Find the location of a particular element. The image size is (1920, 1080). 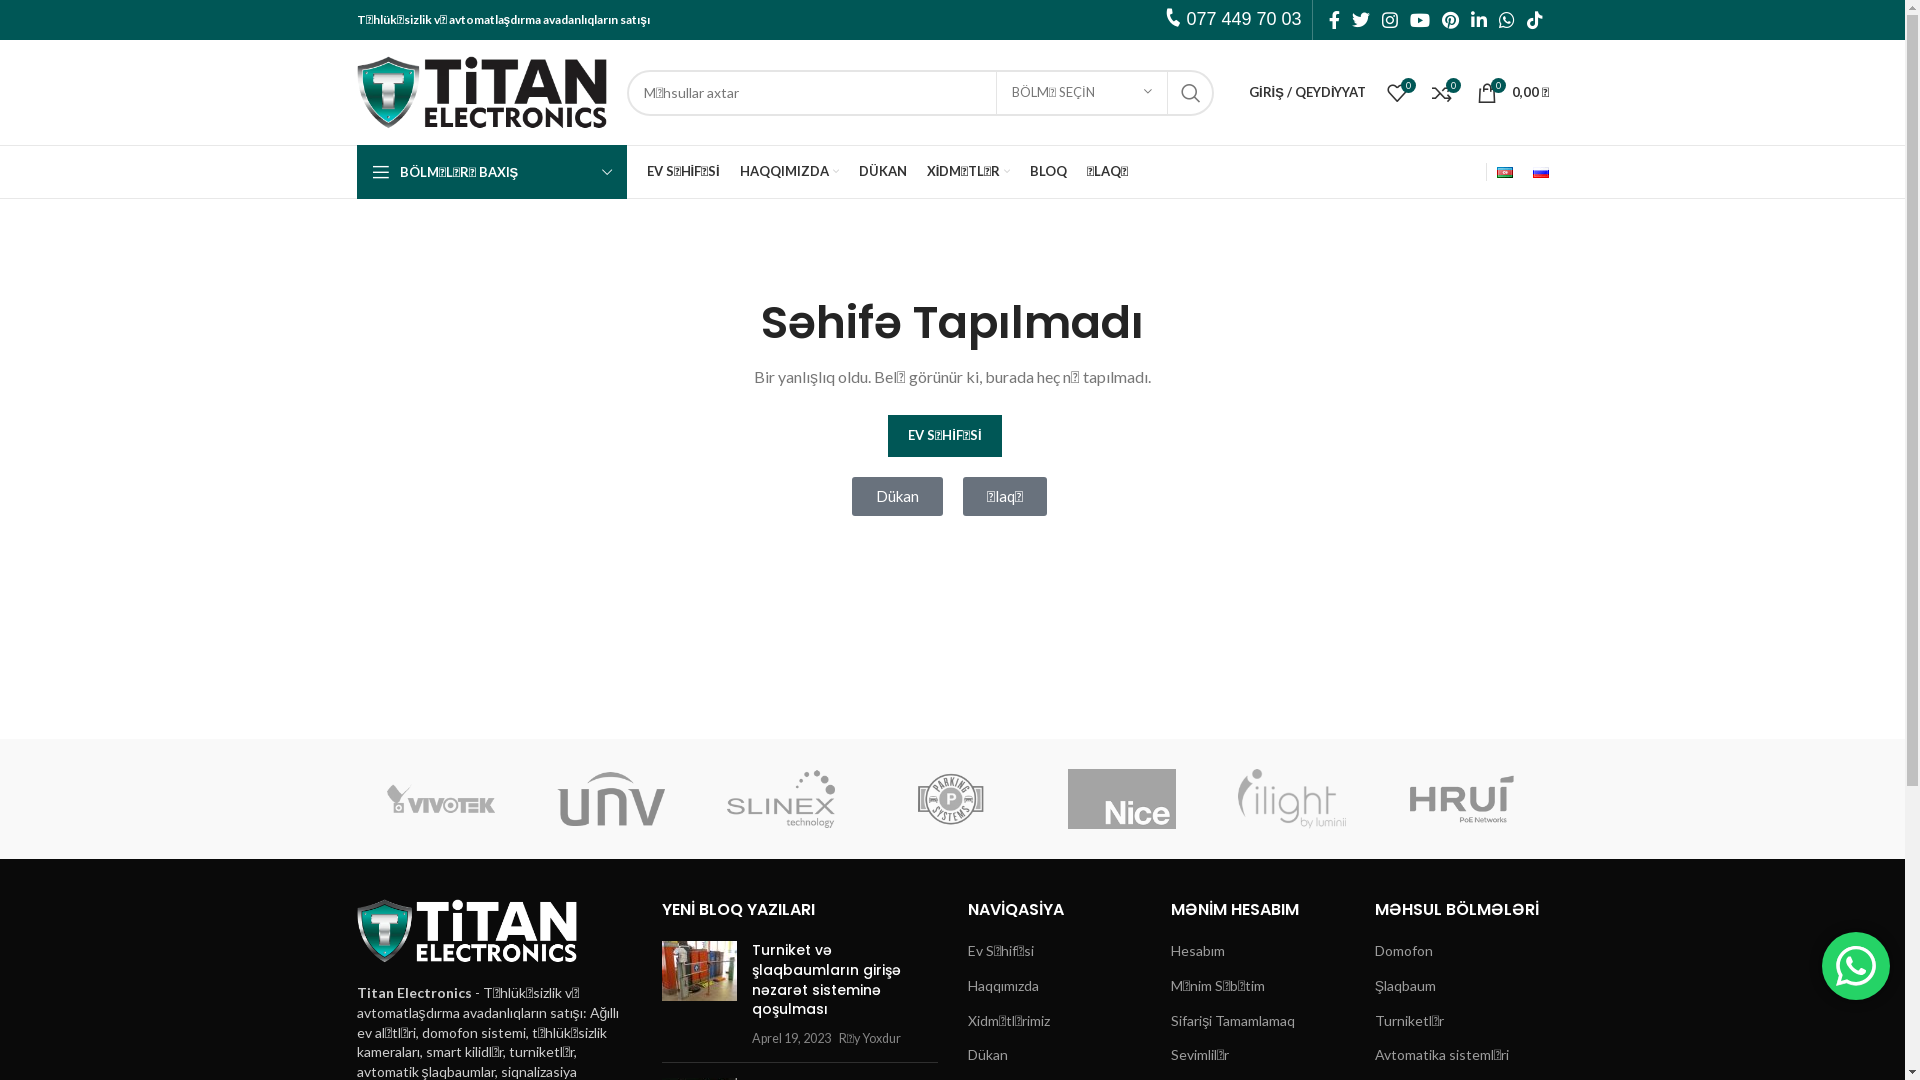

'BLOQ' is located at coordinates (1047, 171).